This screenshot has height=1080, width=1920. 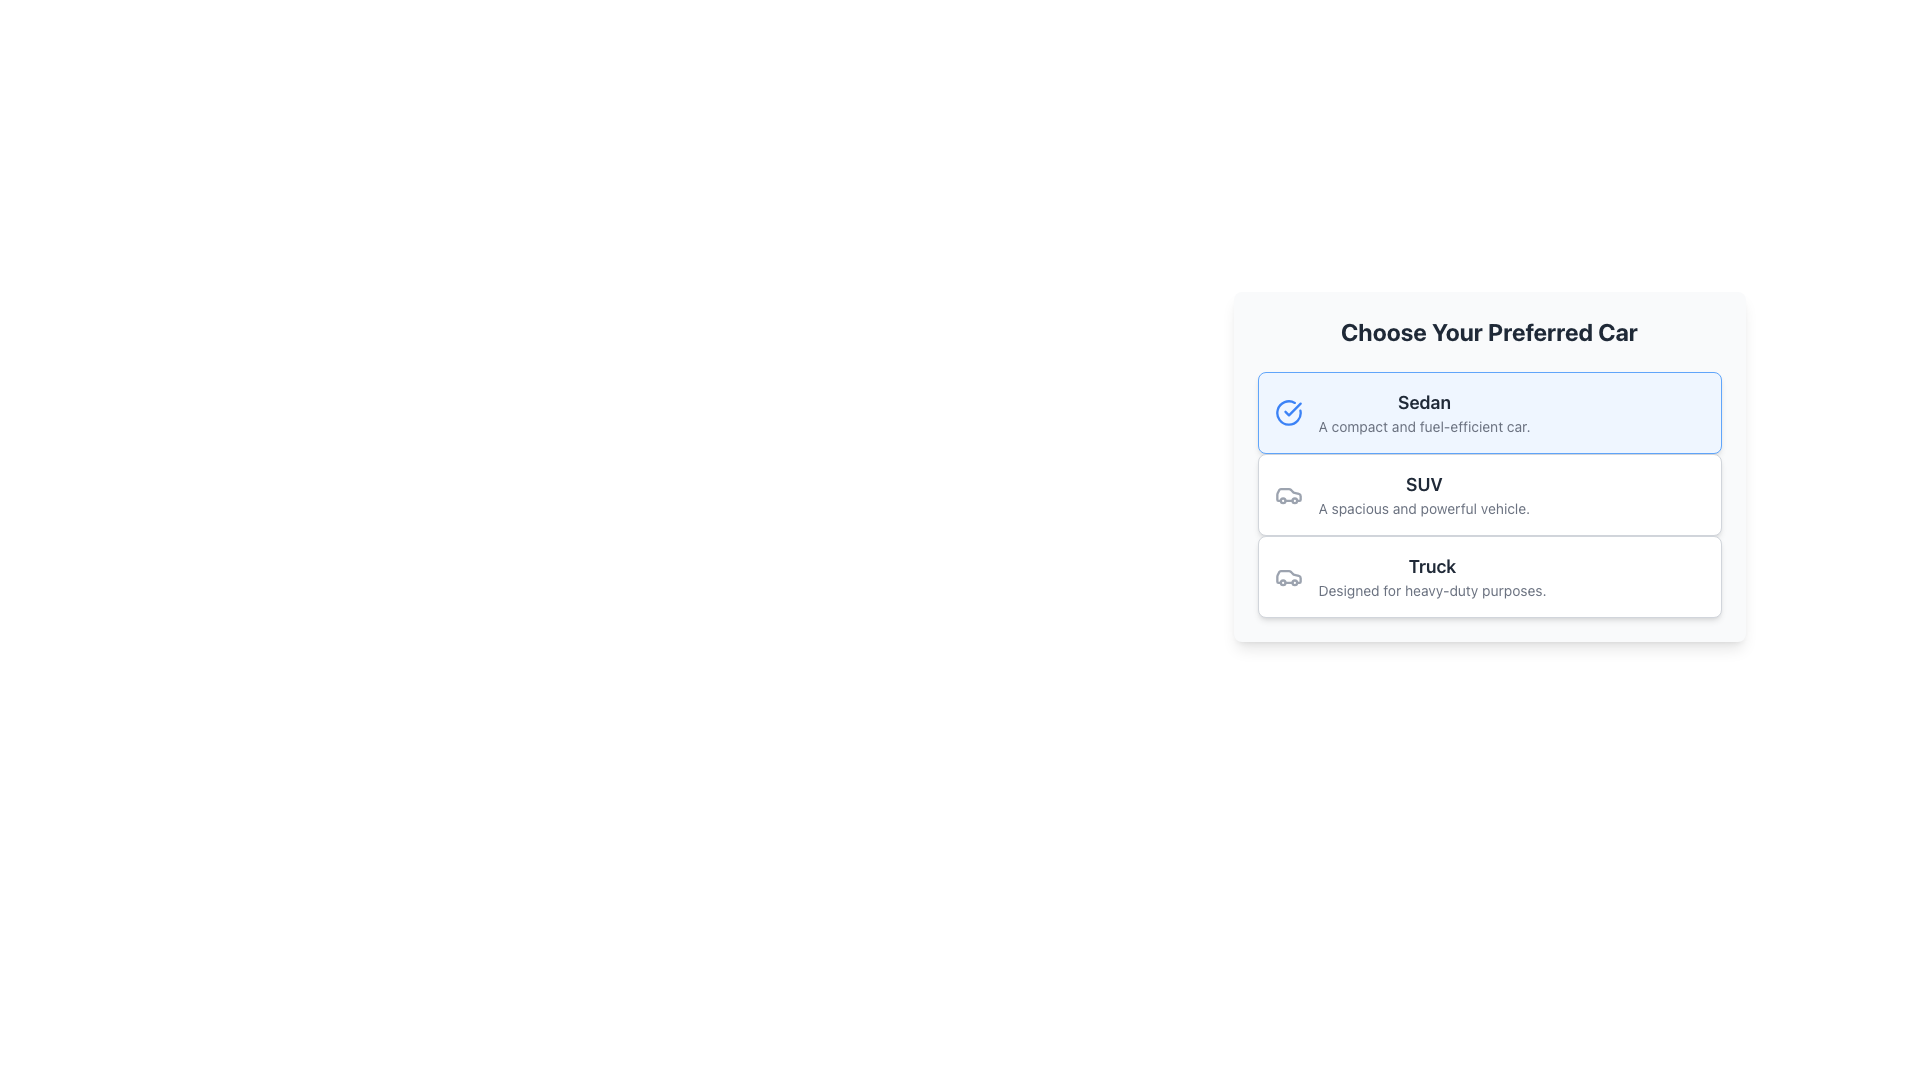 What do you see at coordinates (1288, 411) in the screenshot?
I see `'Sedan' selection icon, which is a circular segment on the left side of the 'Sedan' option within the selection group, for accessibility purposes` at bounding box center [1288, 411].